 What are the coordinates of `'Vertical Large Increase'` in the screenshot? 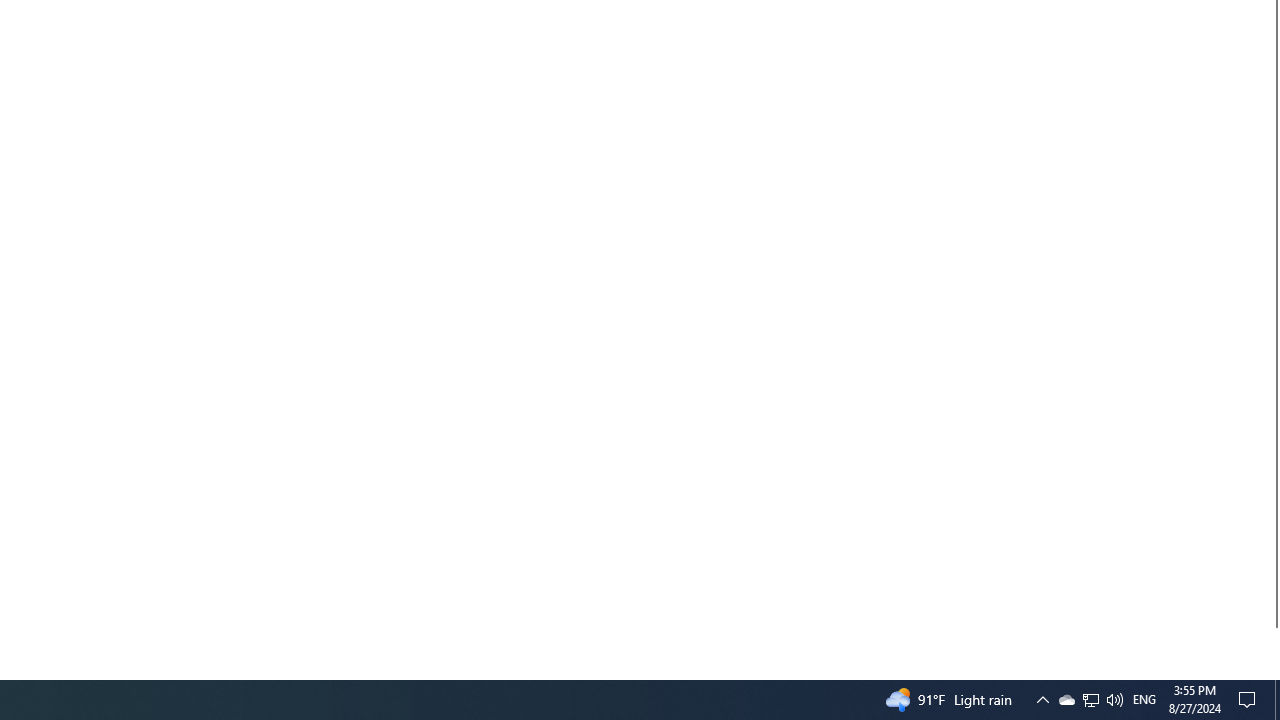 It's located at (1271, 645).